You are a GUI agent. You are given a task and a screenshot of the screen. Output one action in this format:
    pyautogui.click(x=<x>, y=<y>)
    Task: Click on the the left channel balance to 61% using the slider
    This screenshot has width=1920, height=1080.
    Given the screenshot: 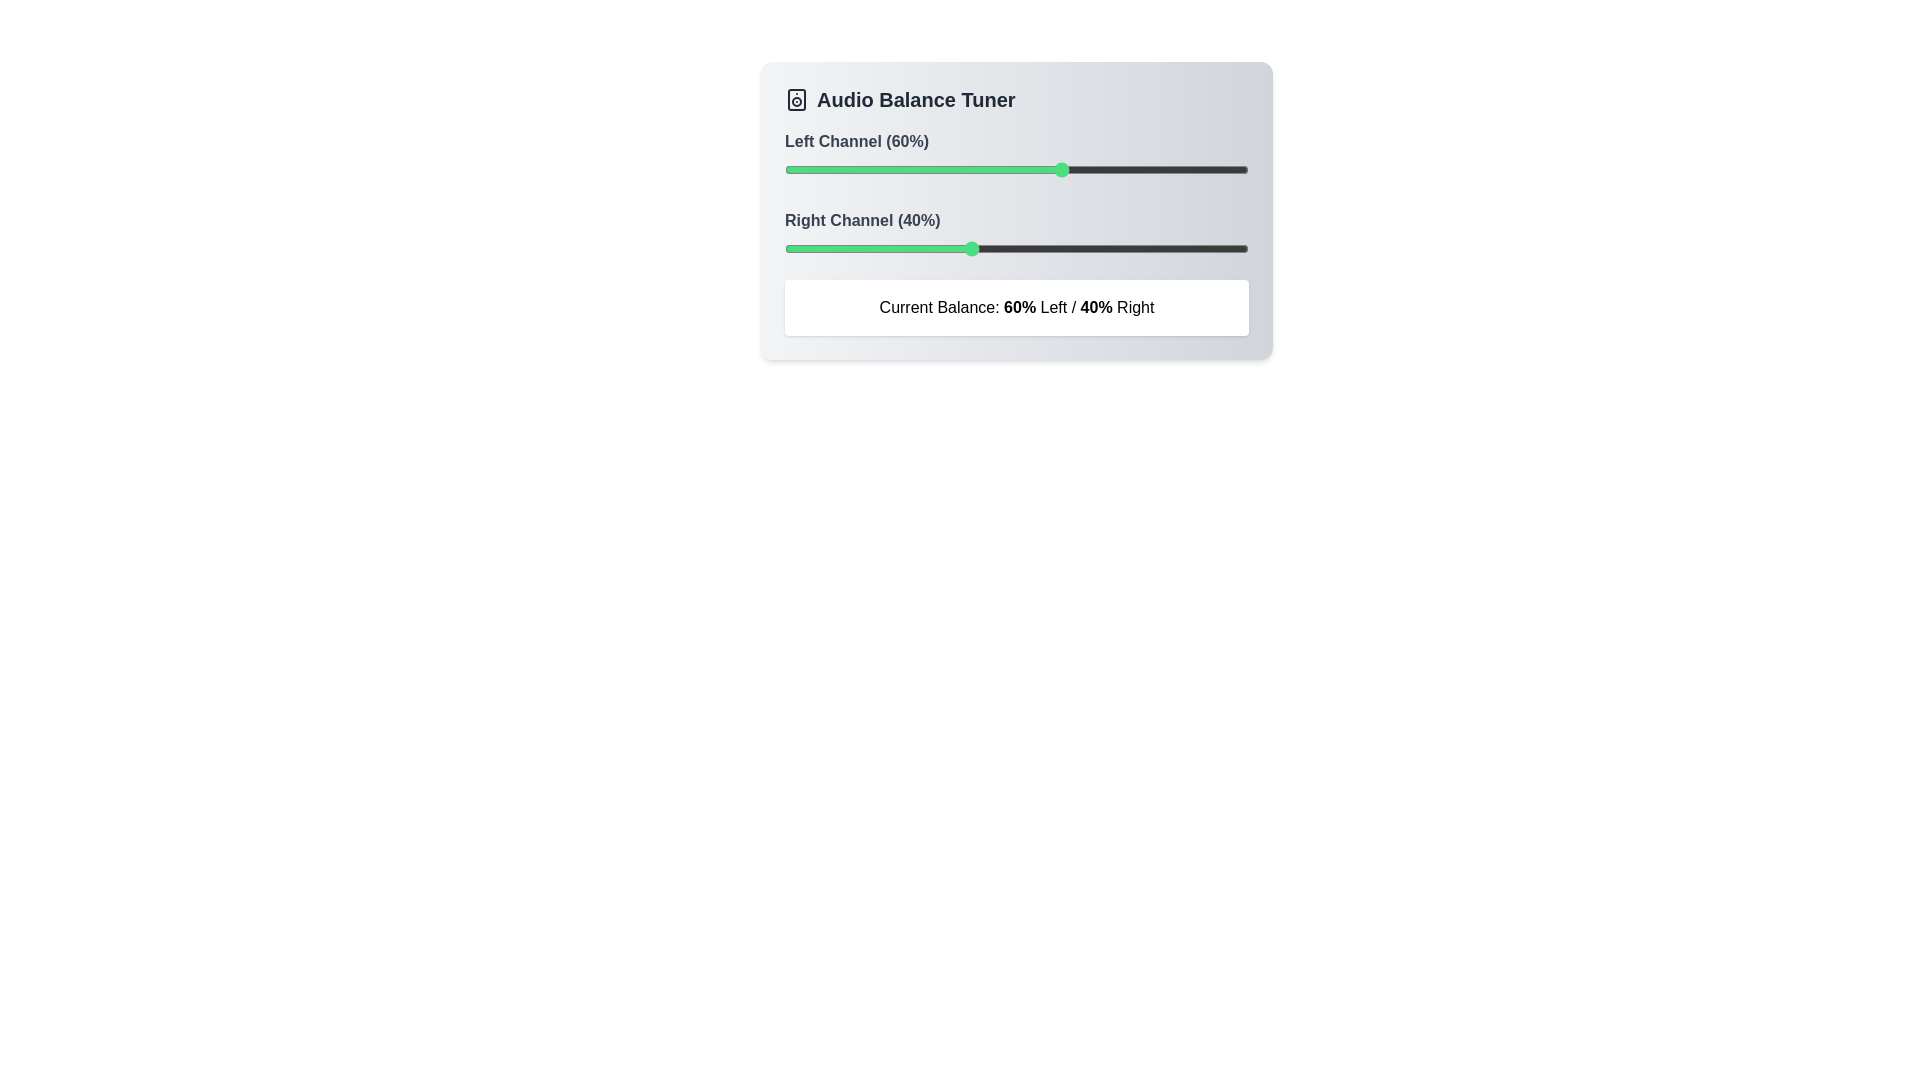 What is the action you would take?
    pyautogui.click(x=1067, y=168)
    